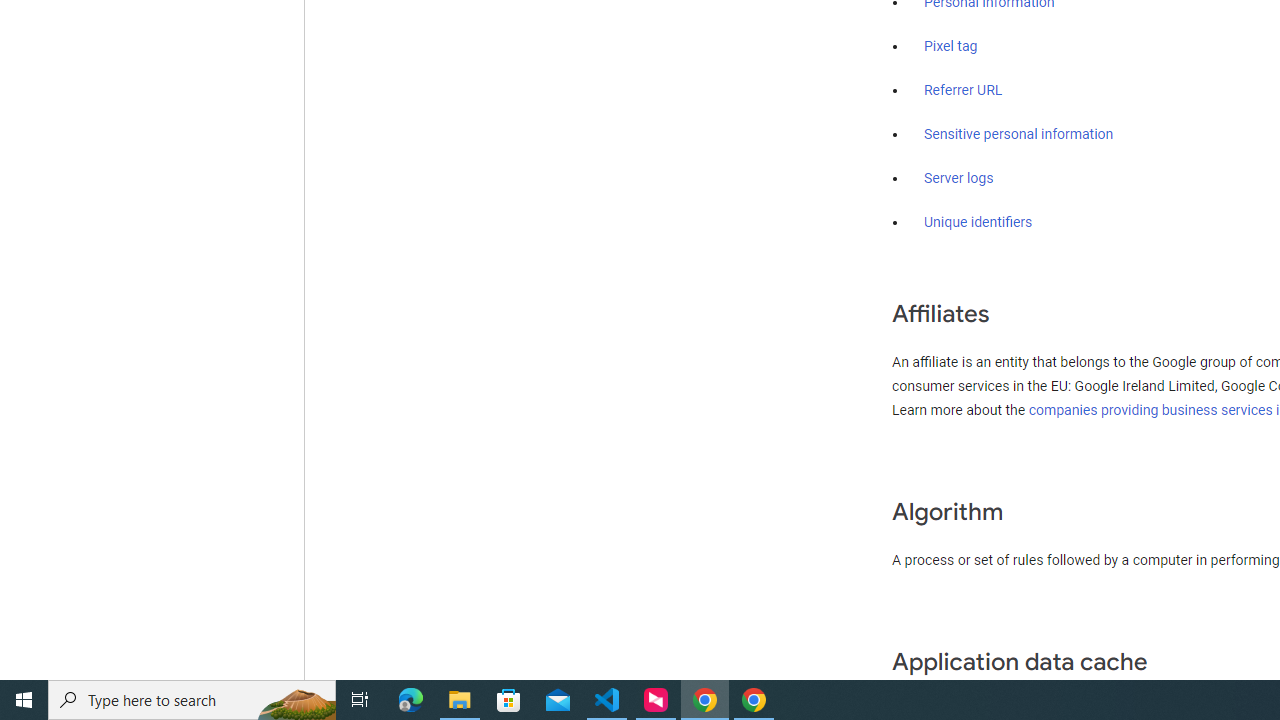 Image resolution: width=1280 pixels, height=720 pixels. I want to click on 'Referrer URL', so click(963, 91).